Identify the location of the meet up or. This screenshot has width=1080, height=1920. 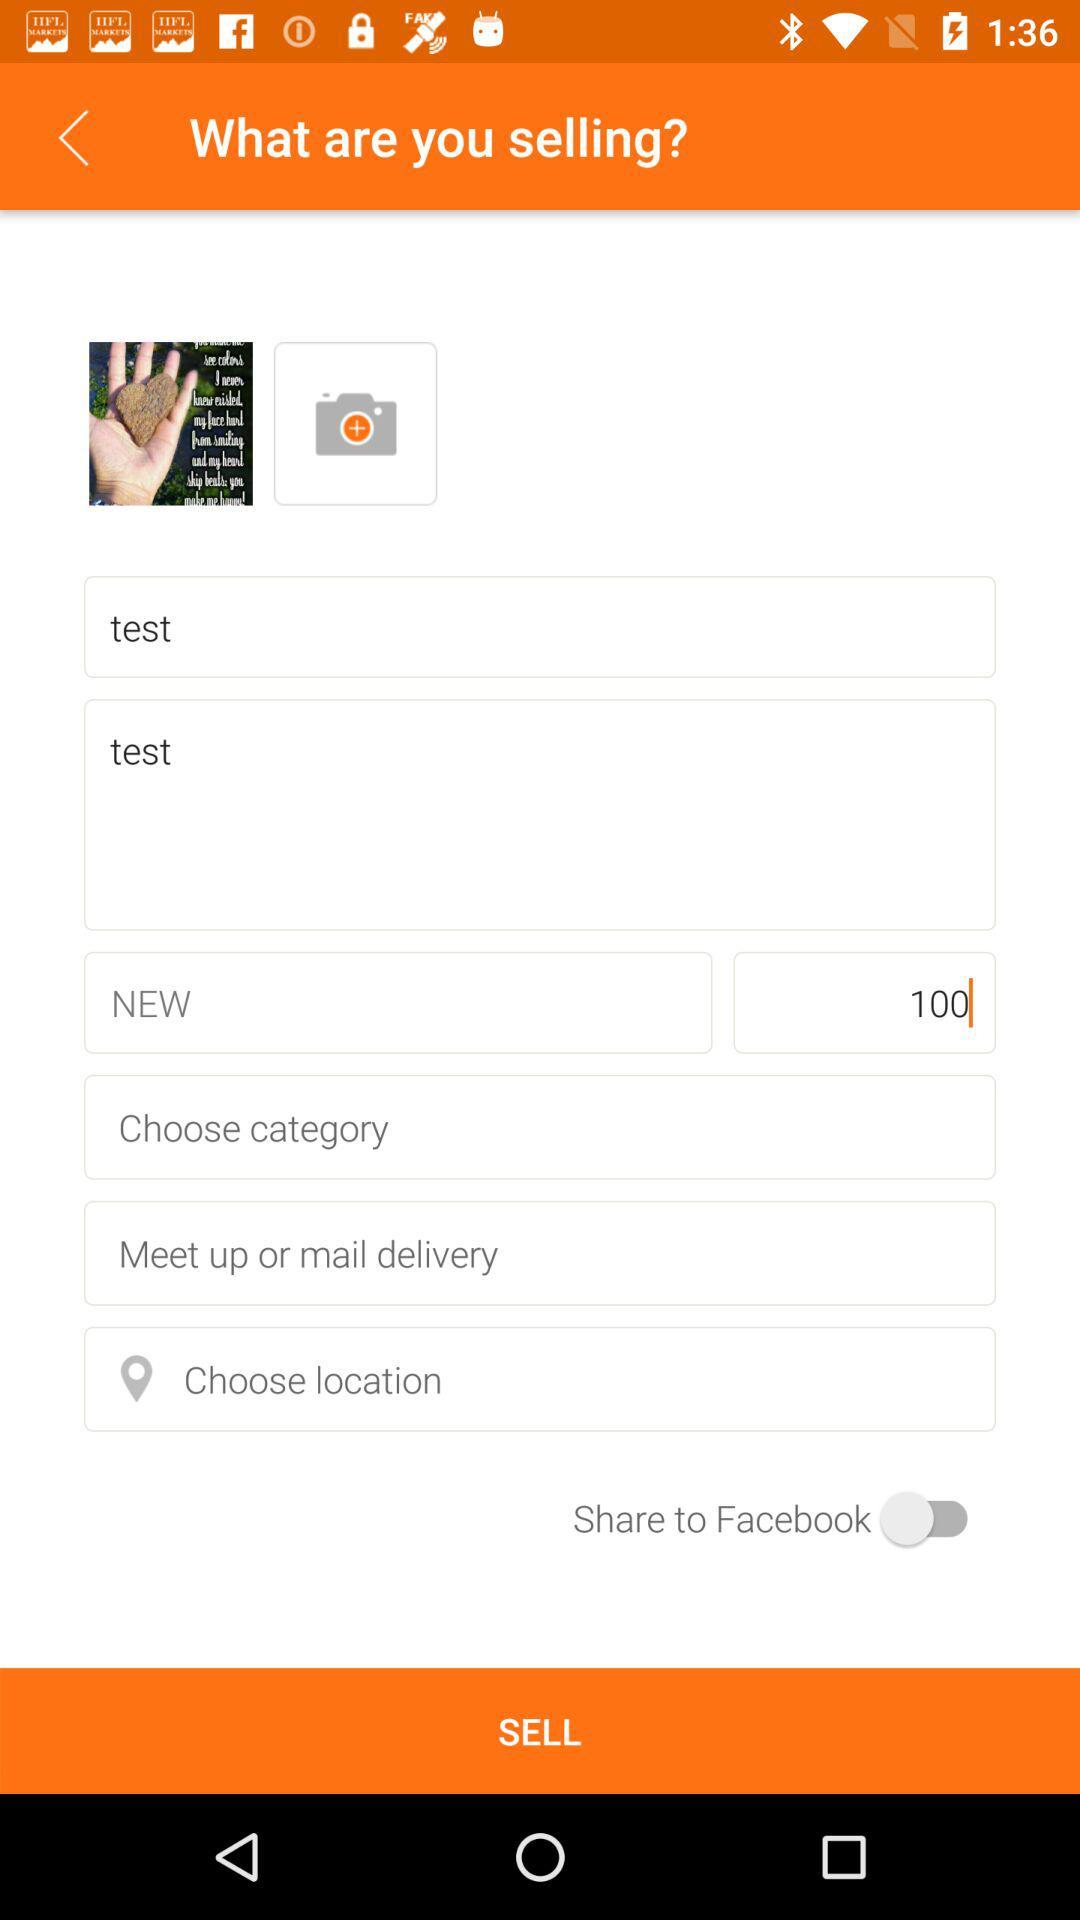
(540, 1252).